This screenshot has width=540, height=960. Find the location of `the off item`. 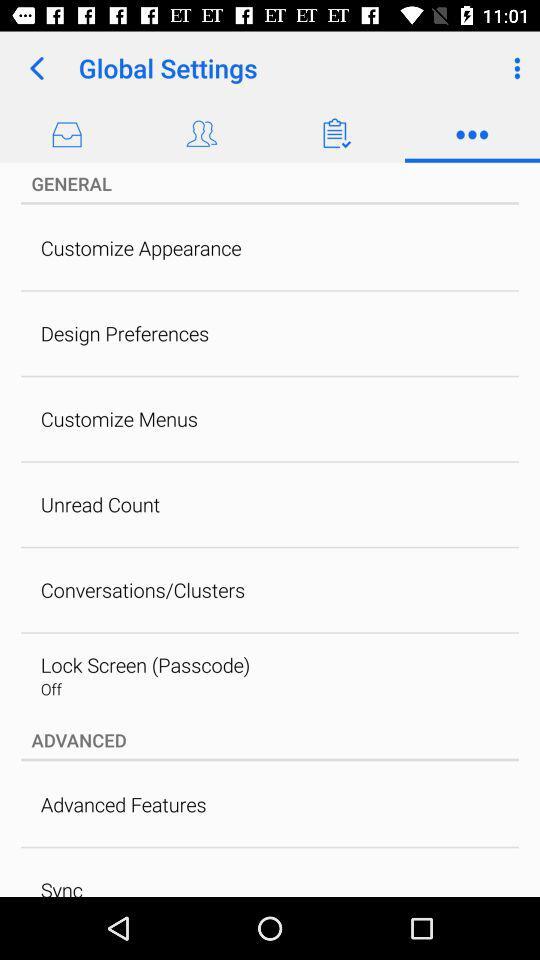

the off item is located at coordinates (51, 689).